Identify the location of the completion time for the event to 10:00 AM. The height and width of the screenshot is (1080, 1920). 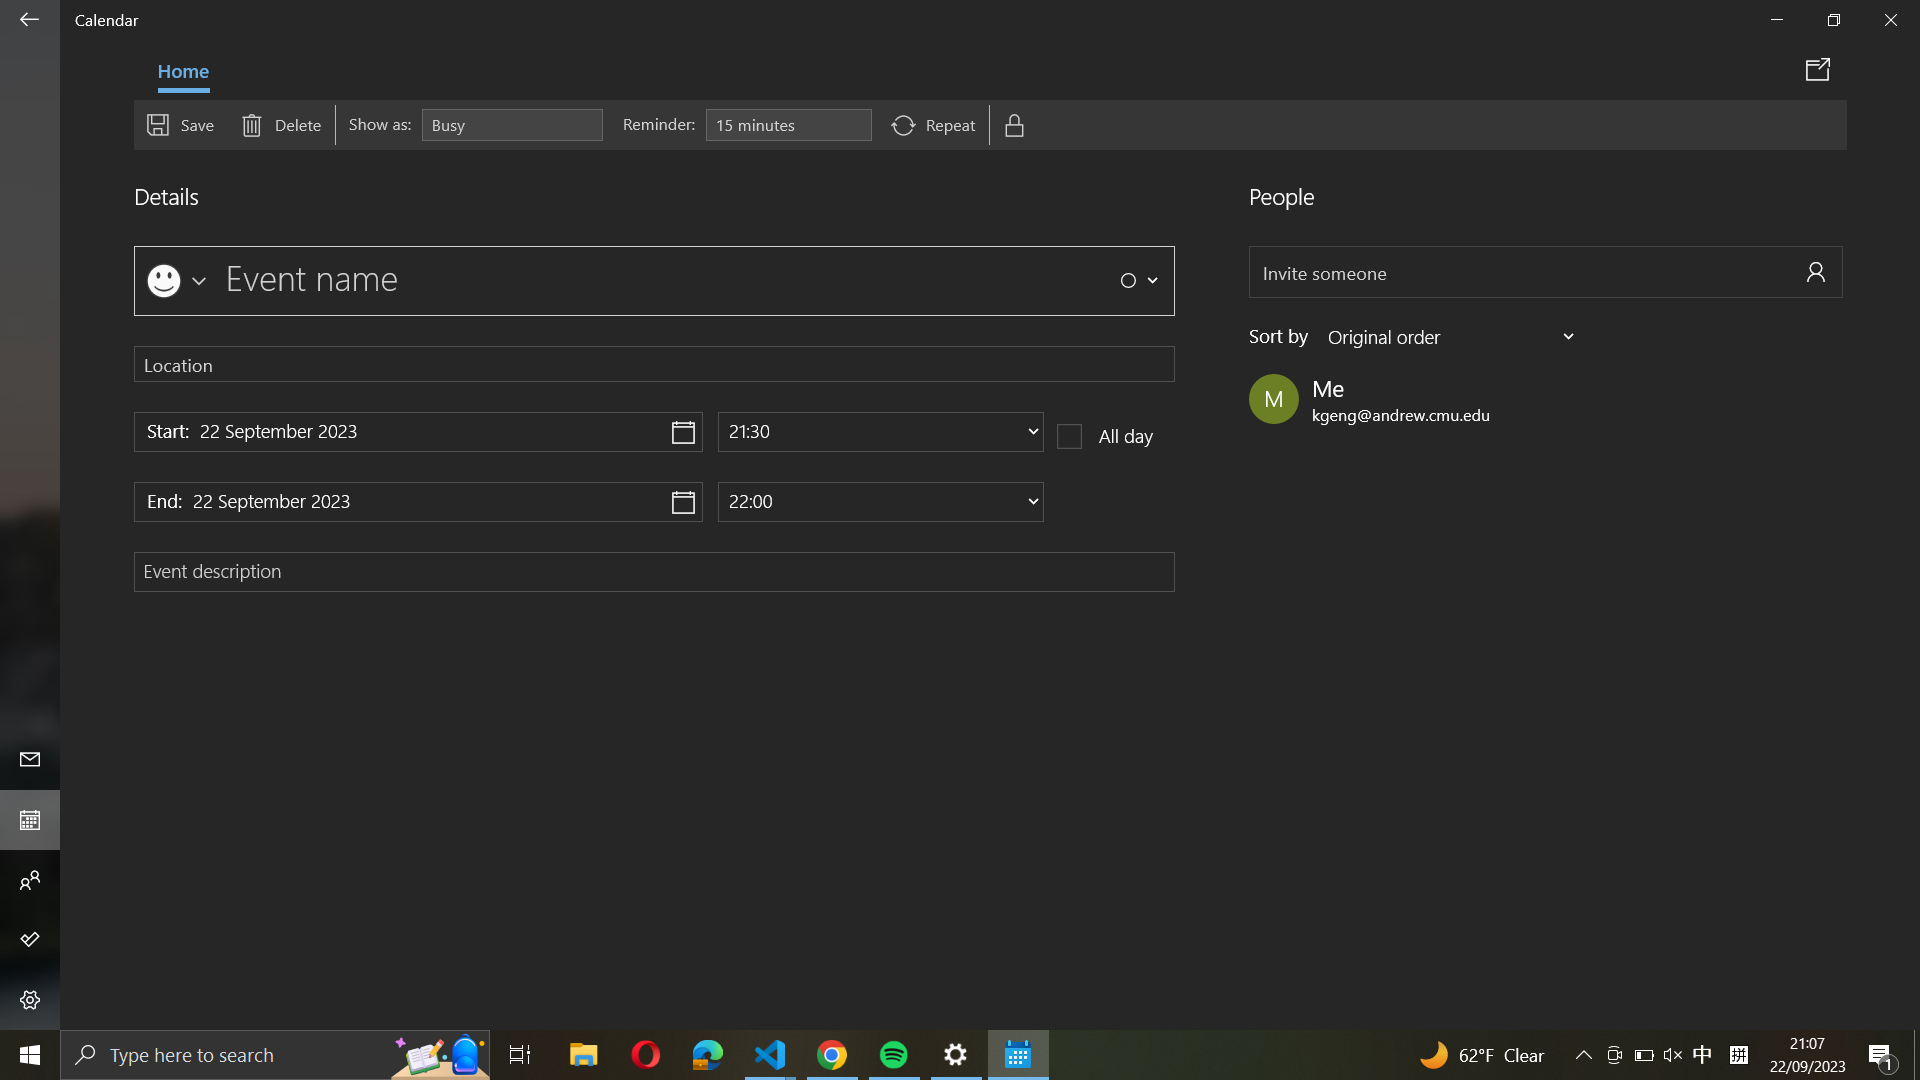
(880, 500).